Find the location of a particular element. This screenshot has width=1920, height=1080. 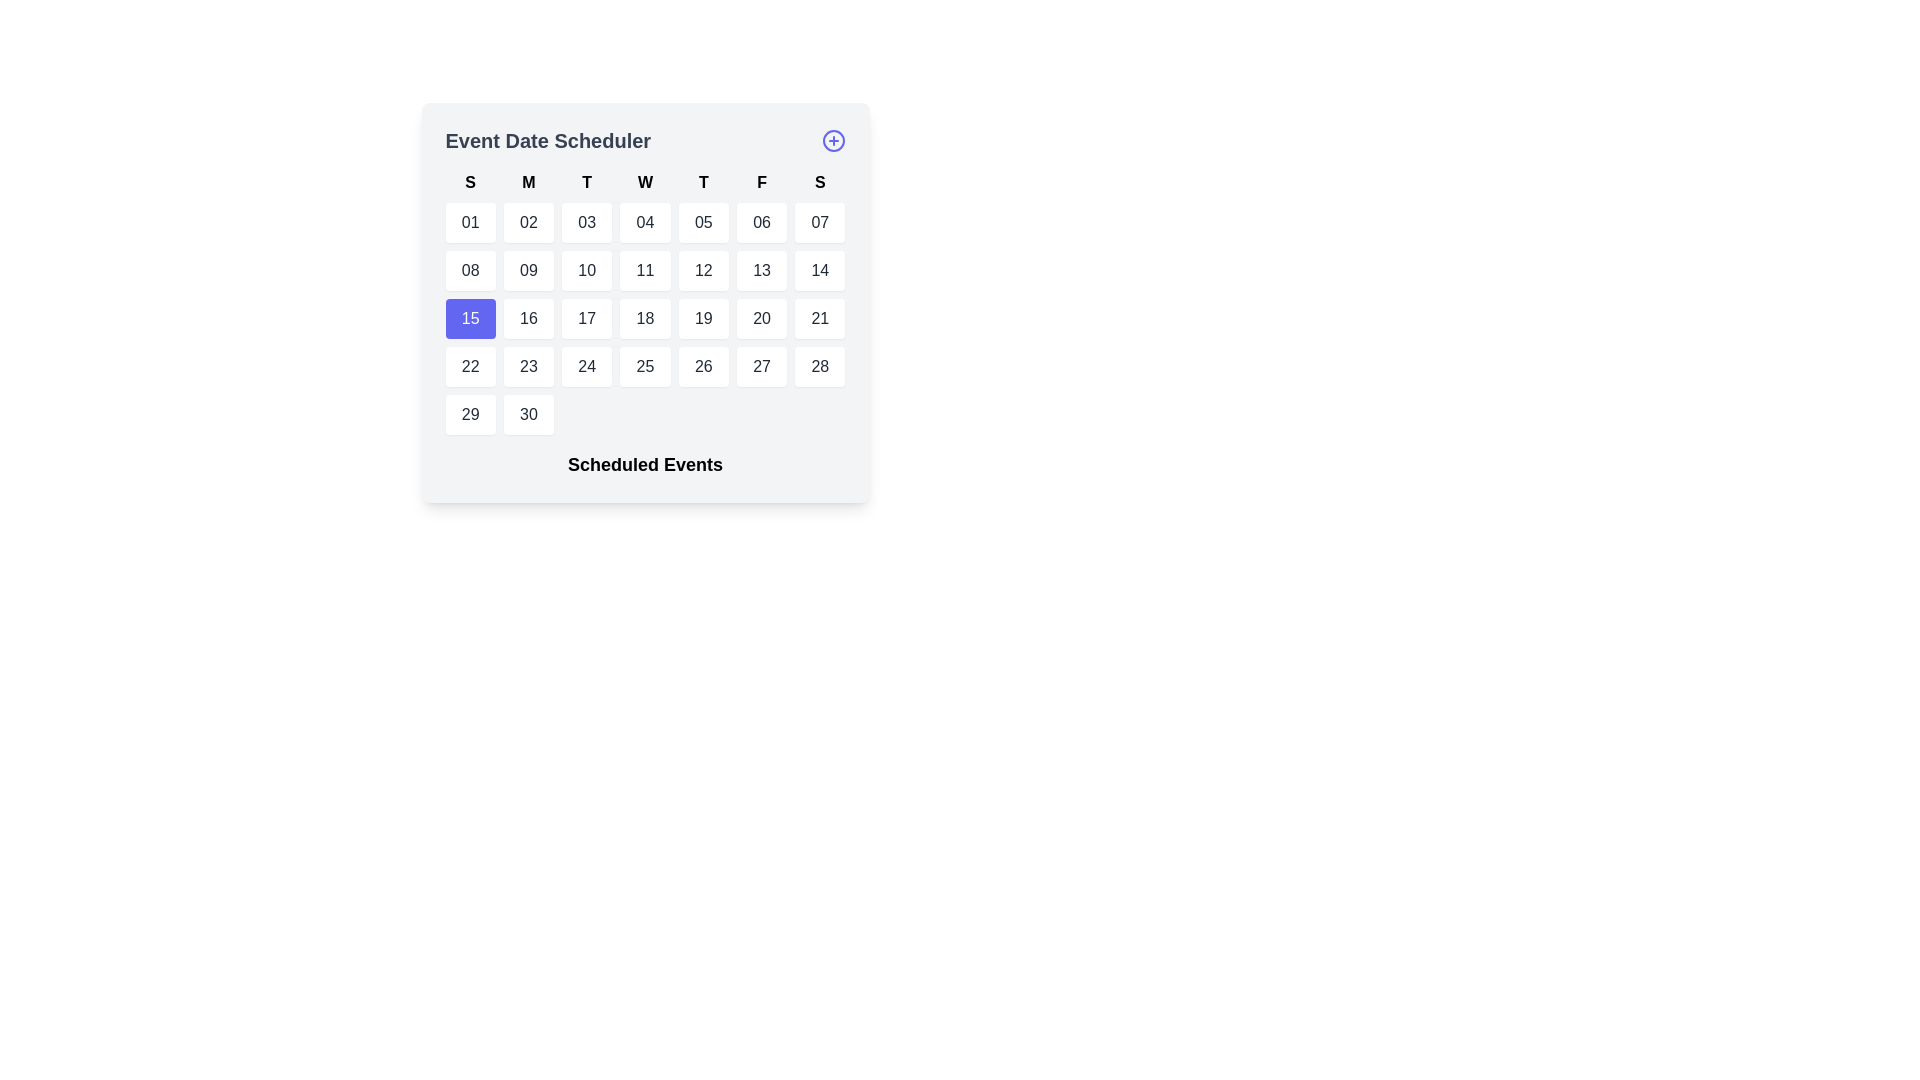

the button displaying '02' in the calendar grid is located at coordinates (528, 223).